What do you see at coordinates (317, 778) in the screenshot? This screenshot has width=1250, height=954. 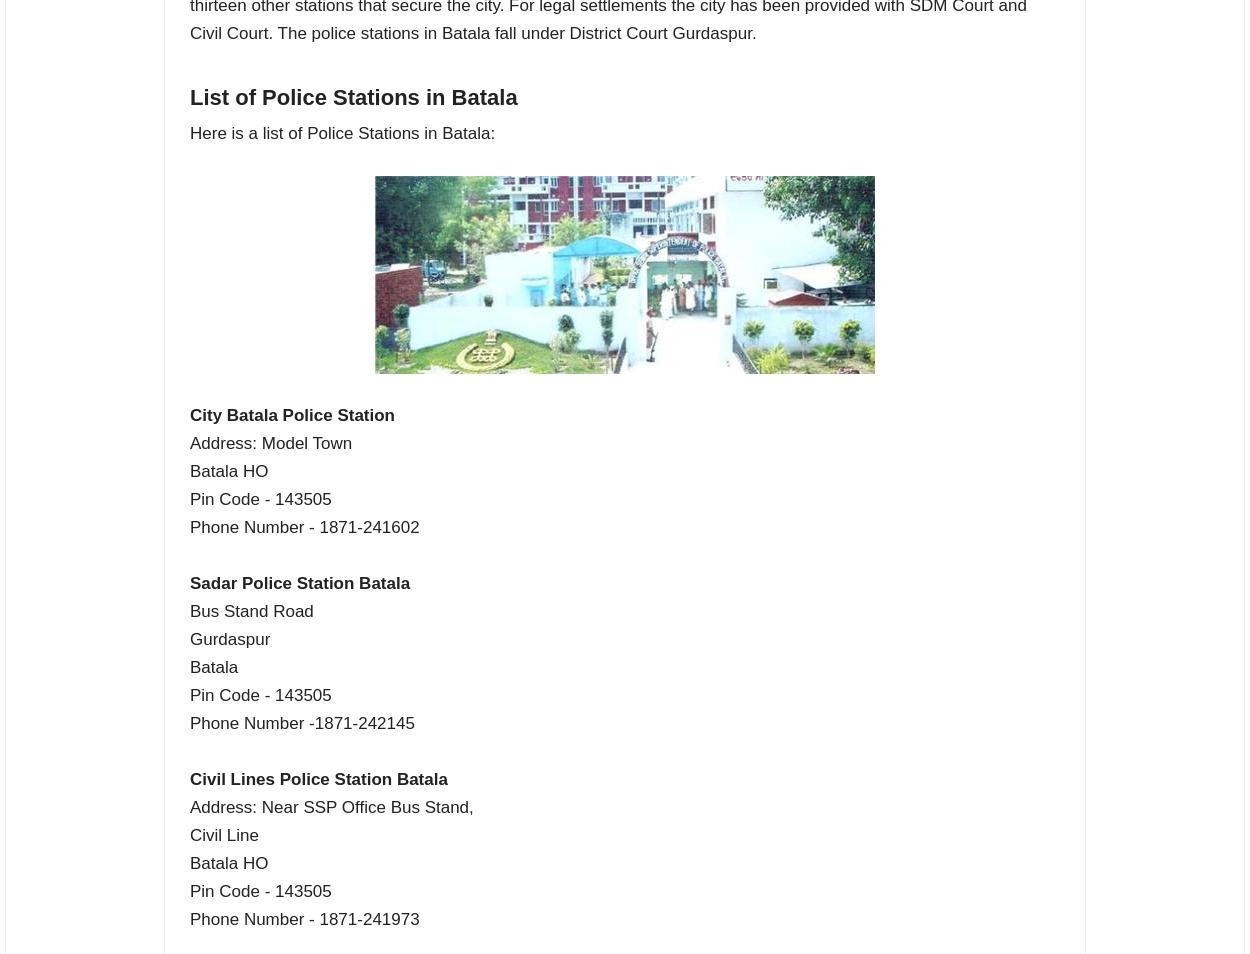 I see `'Civil Lines Police Station Batala'` at bounding box center [317, 778].